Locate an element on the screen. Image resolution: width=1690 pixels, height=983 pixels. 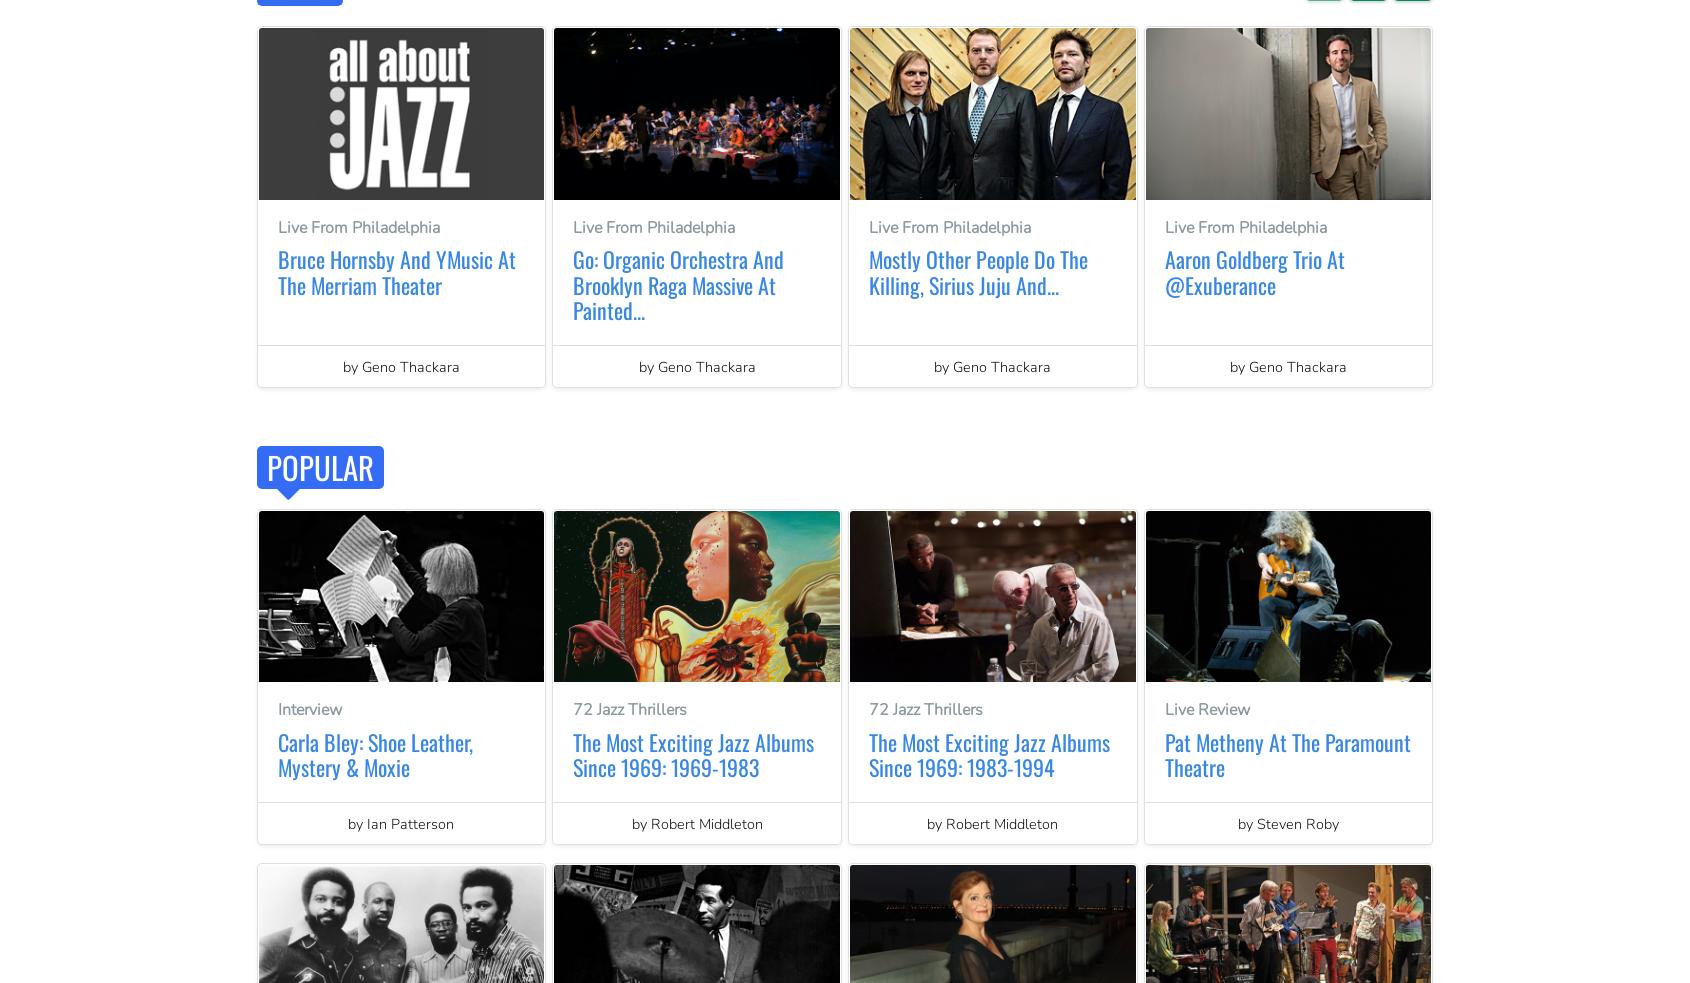
'Aaron Goldberg Trio at @exuberance' is located at coordinates (1164, 271).